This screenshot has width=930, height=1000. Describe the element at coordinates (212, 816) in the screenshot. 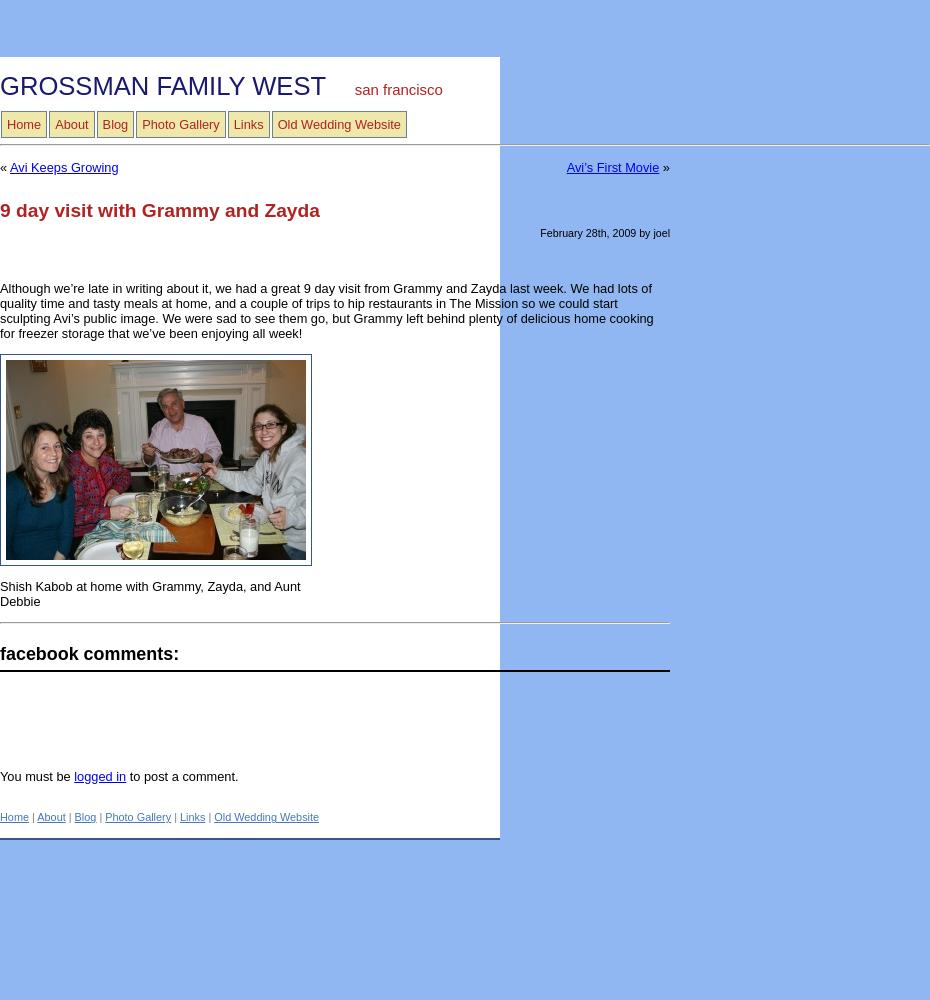

I see `'Old Wedding Website'` at that location.